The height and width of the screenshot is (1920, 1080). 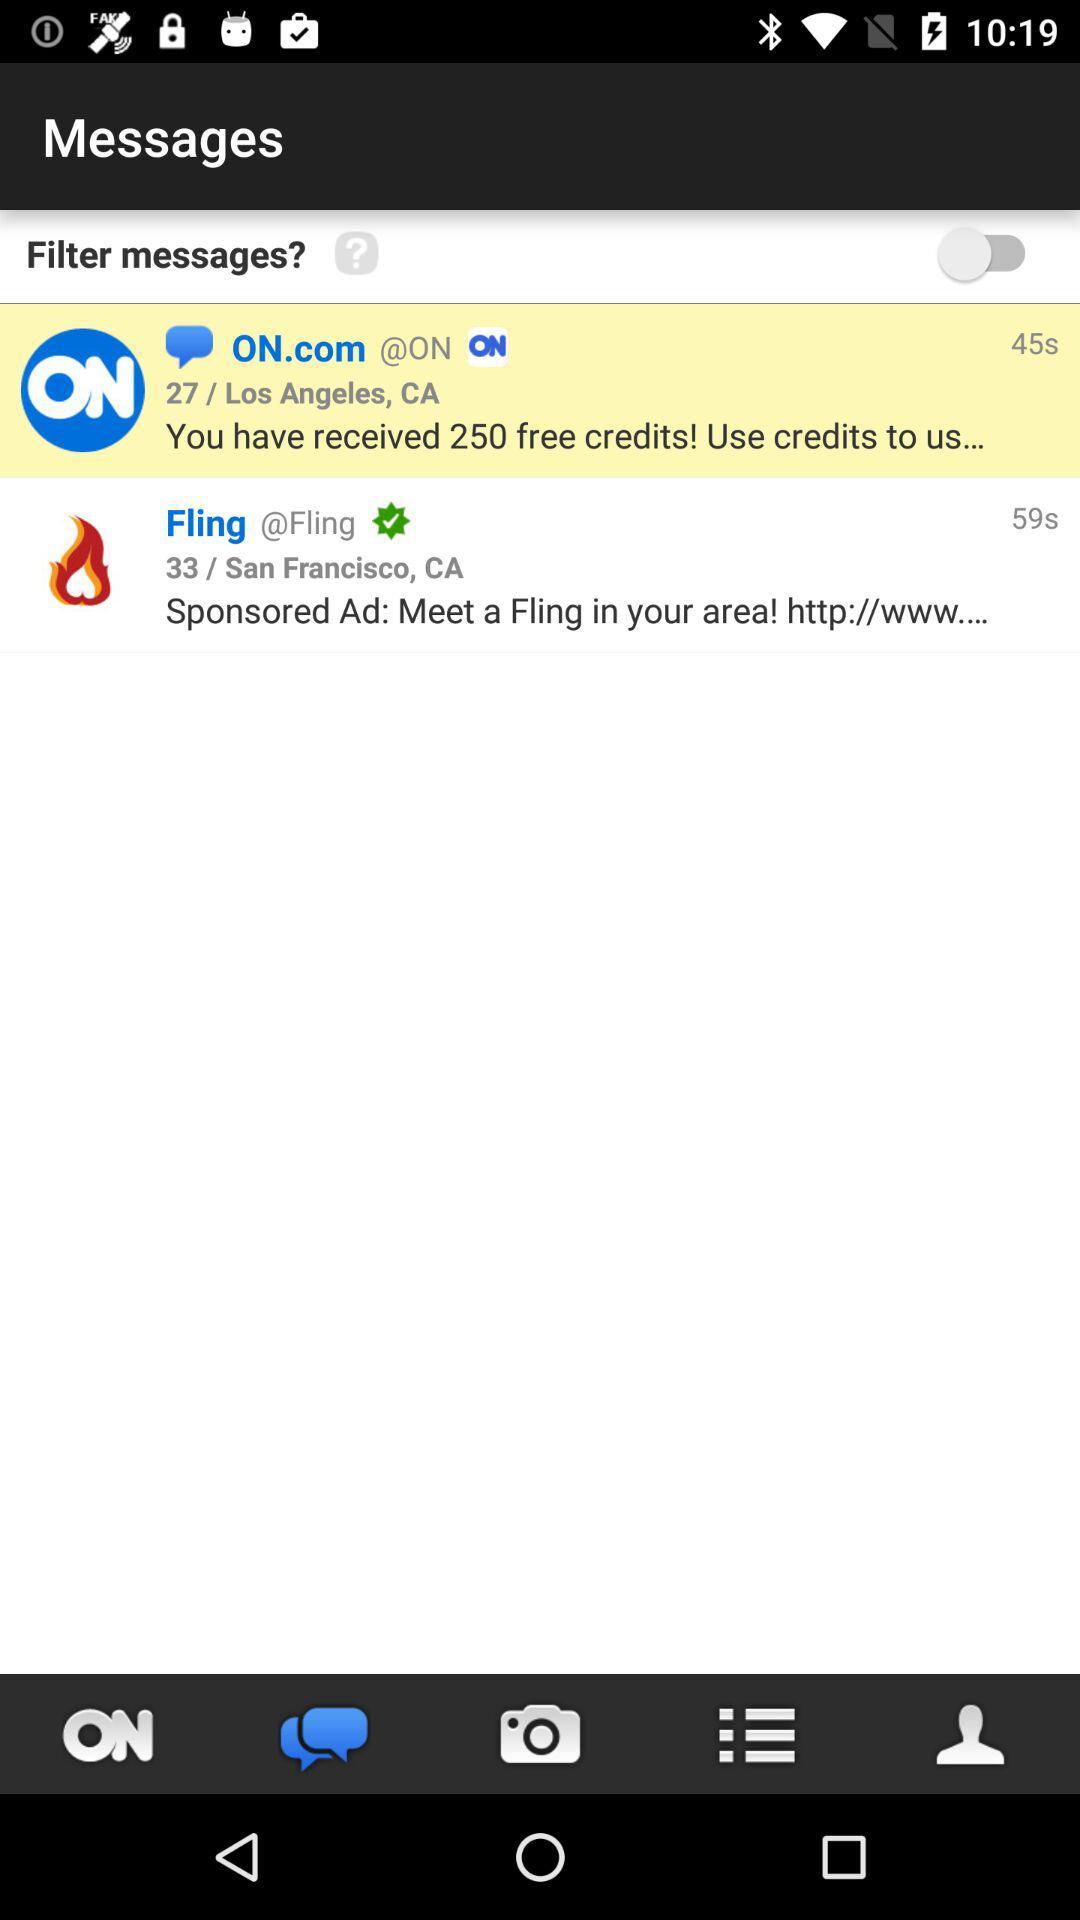 What do you see at coordinates (583, 434) in the screenshot?
I see `icon below 27 los angeles item` at bounding box center [583, 434].